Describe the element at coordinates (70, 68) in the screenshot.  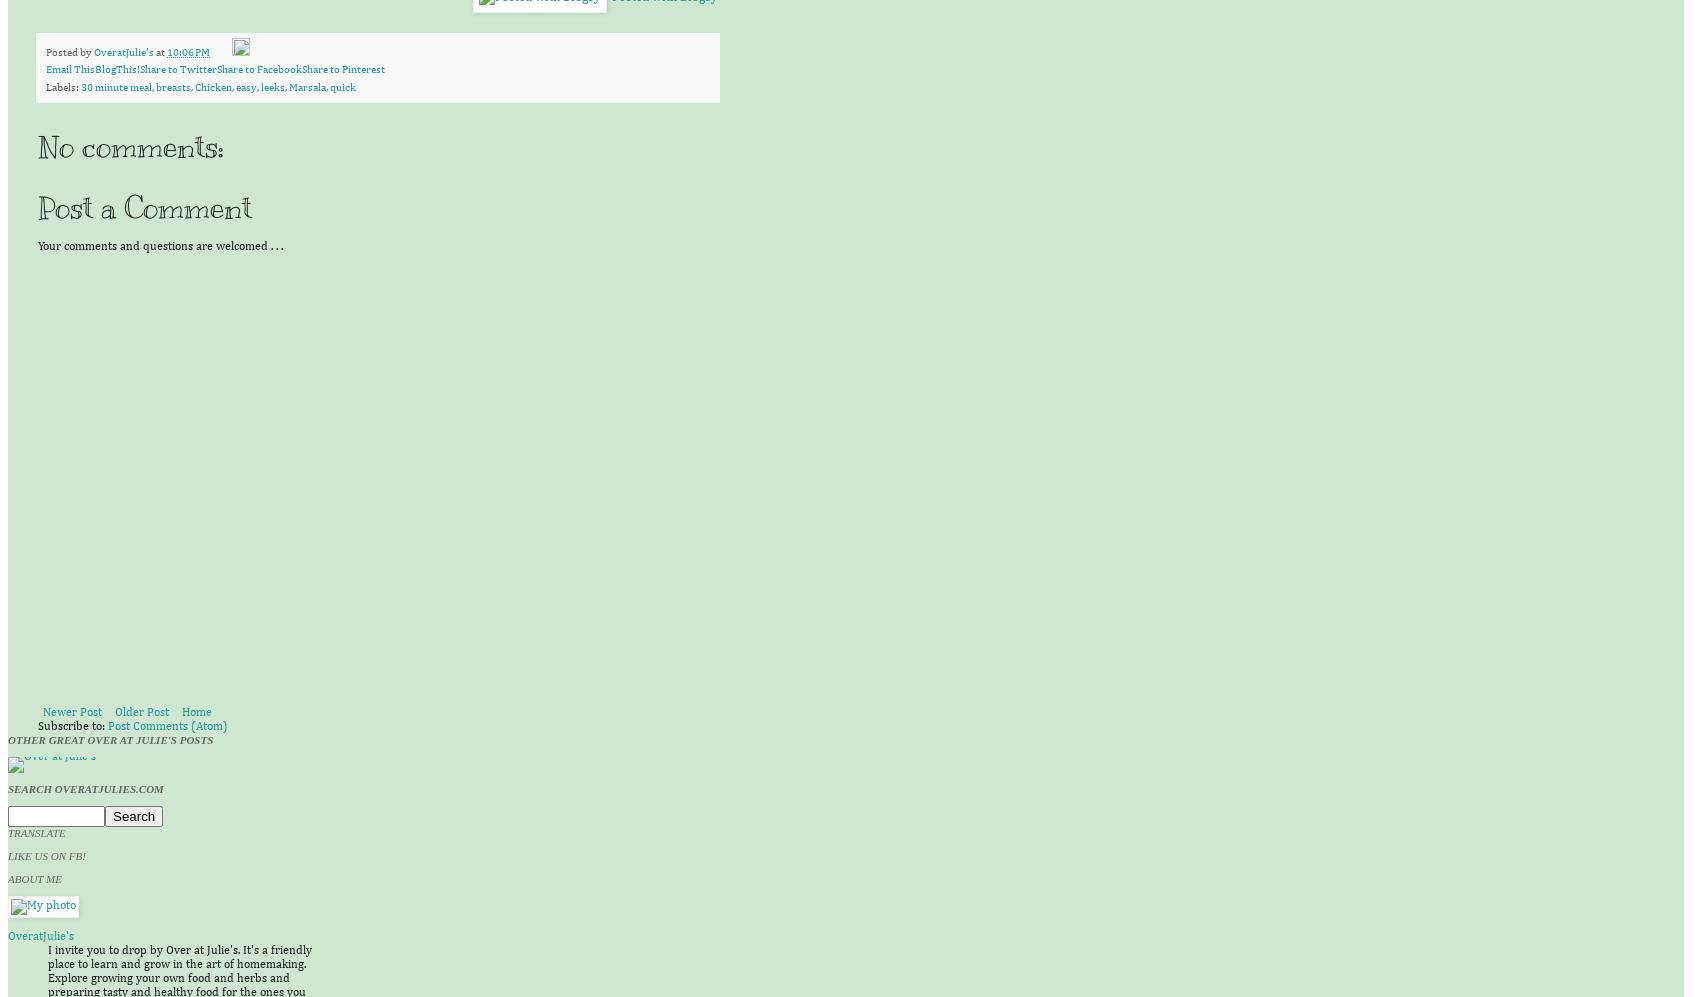
I see `'Email This'` at that location.